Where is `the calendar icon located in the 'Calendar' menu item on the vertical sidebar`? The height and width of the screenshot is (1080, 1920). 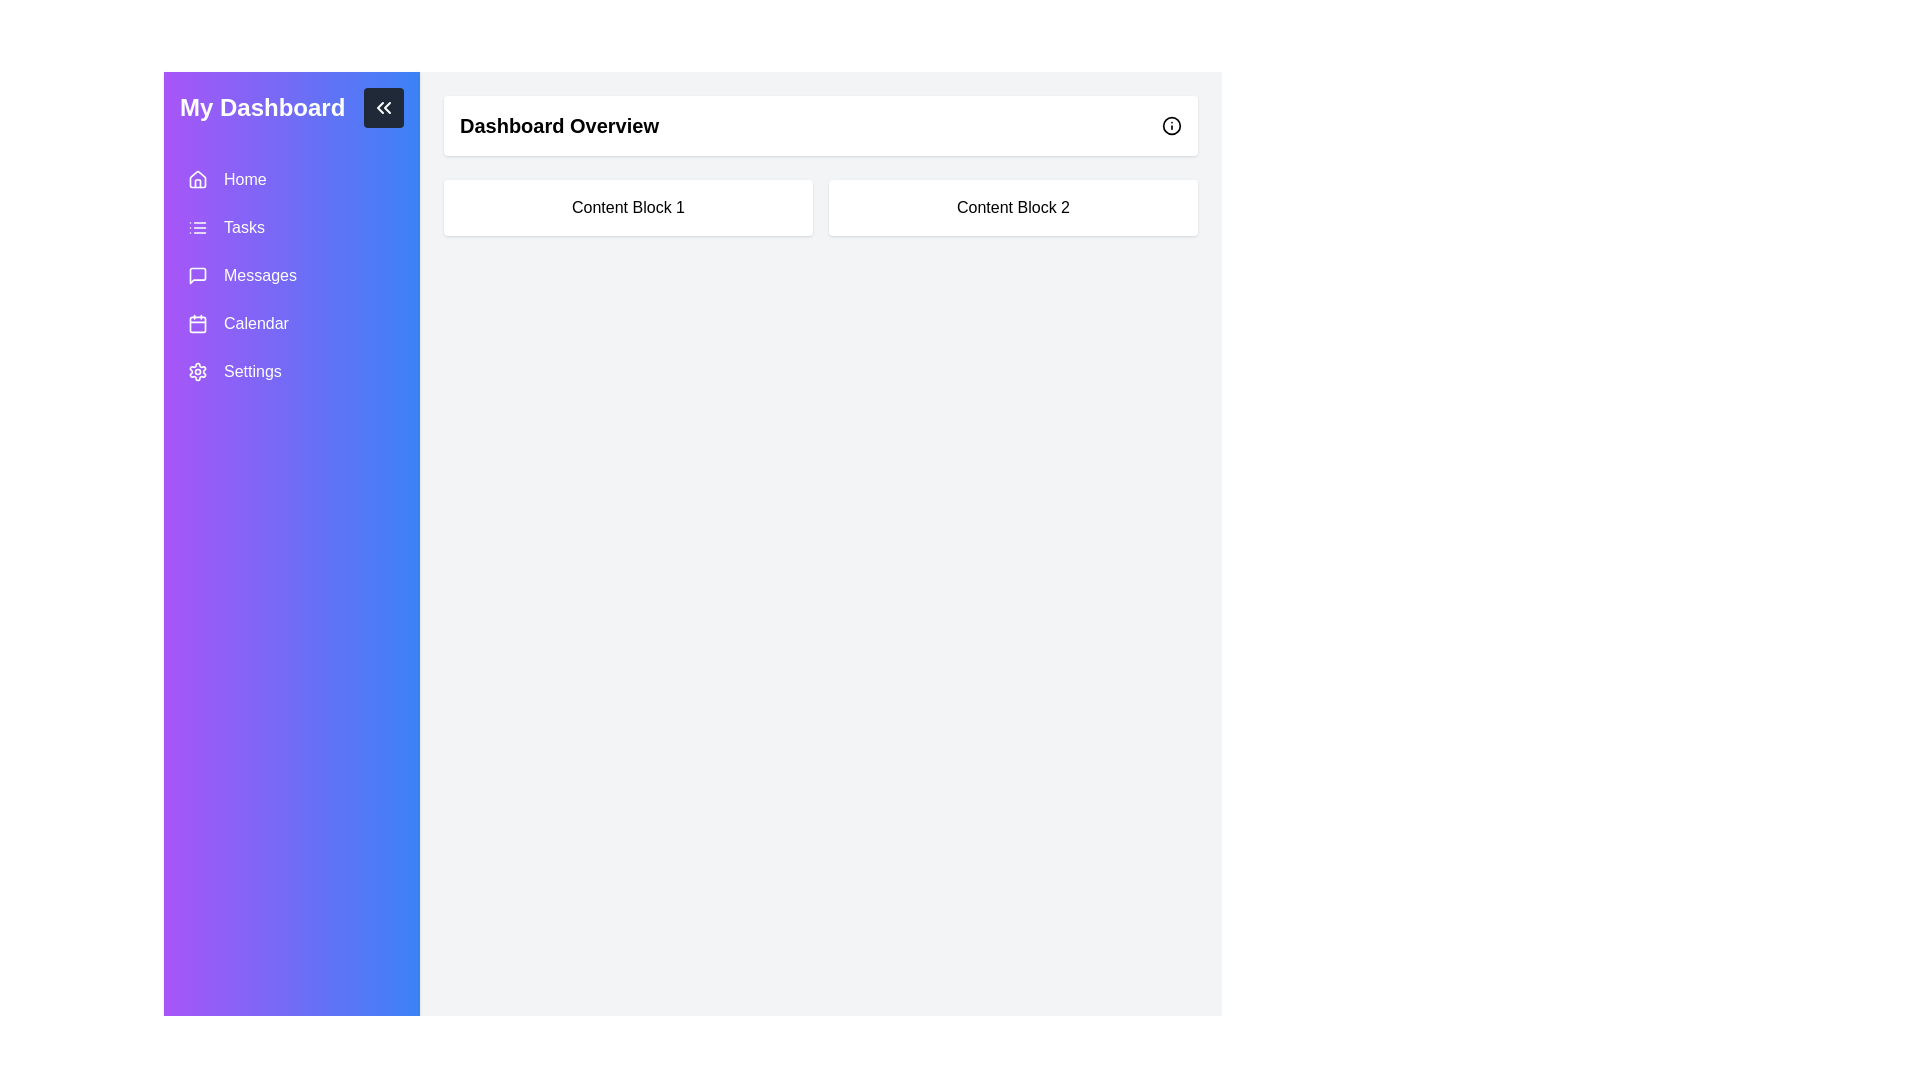 the calendar icon located in the 'Calendar' menu item on the vertical sidebar is located at coordinates (197, 323).